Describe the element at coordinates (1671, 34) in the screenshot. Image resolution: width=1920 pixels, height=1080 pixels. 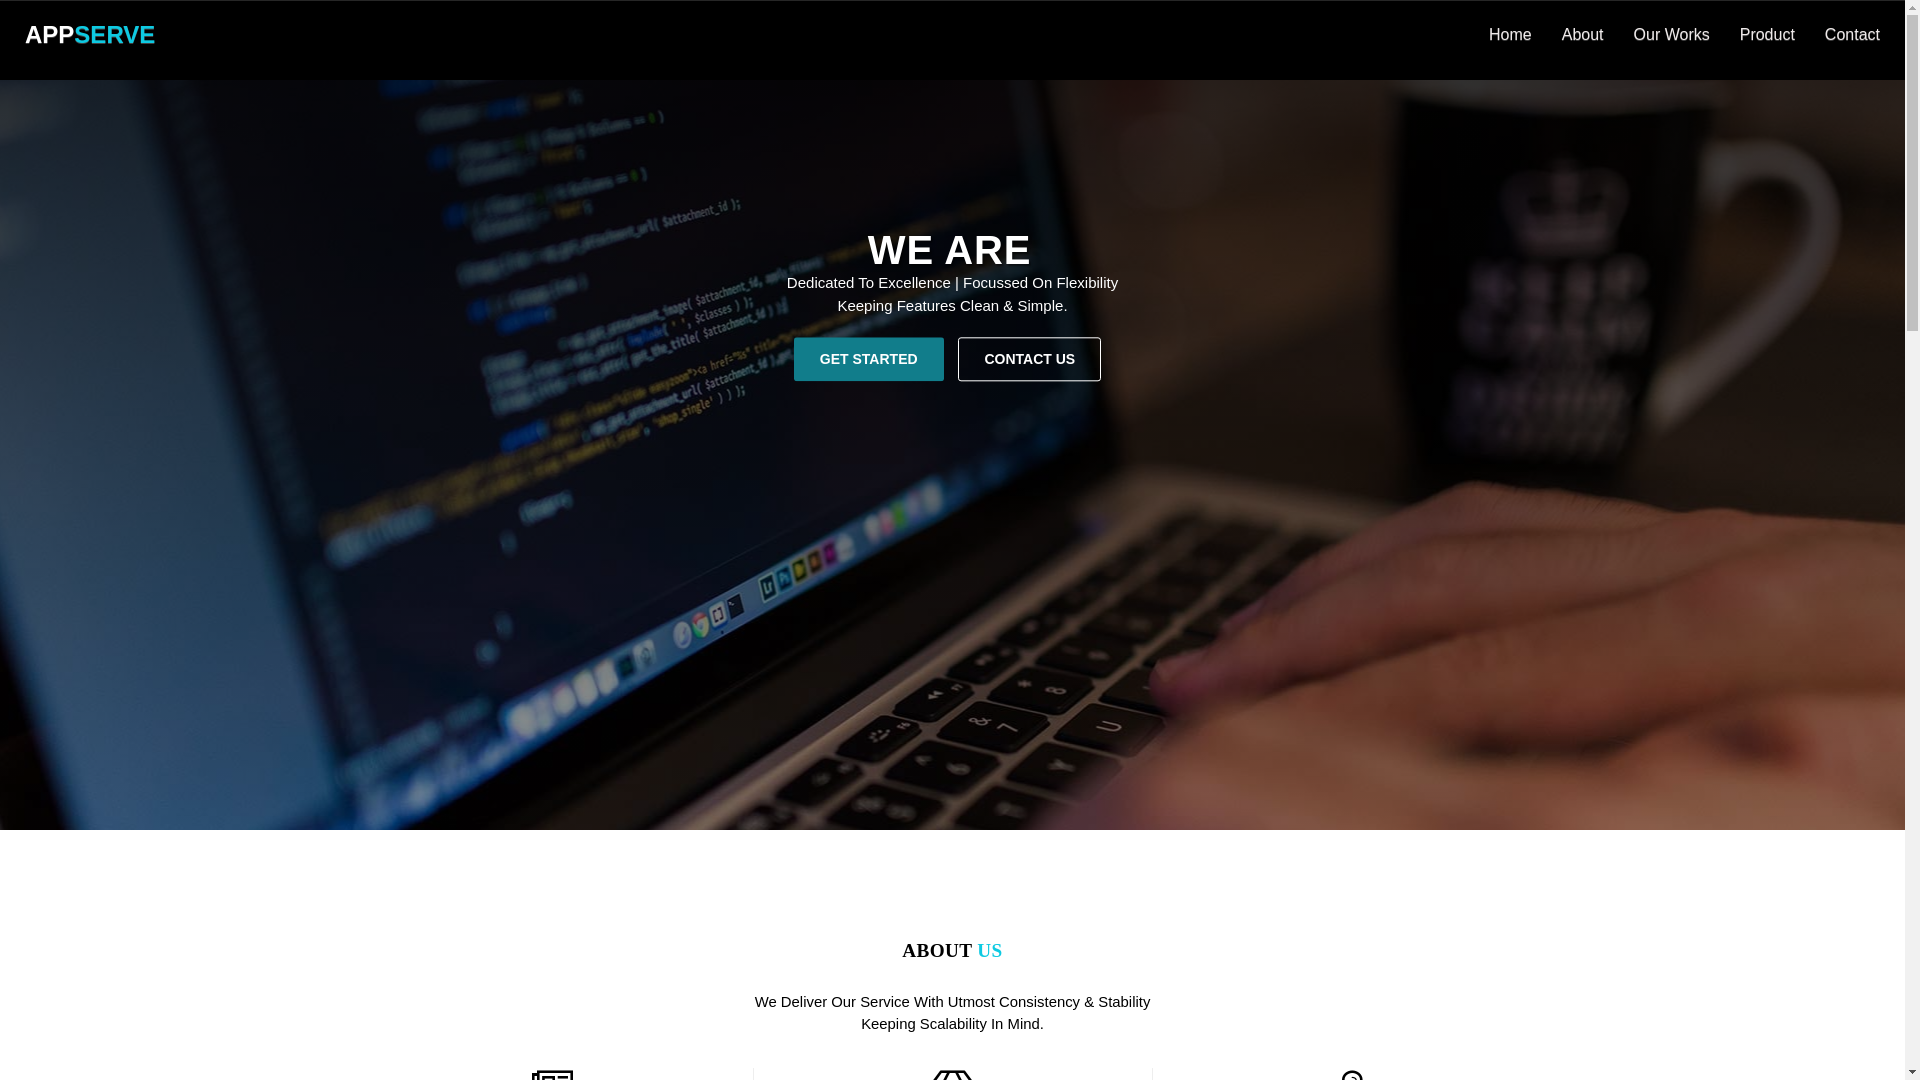
I see `'Our Works'` at that location.